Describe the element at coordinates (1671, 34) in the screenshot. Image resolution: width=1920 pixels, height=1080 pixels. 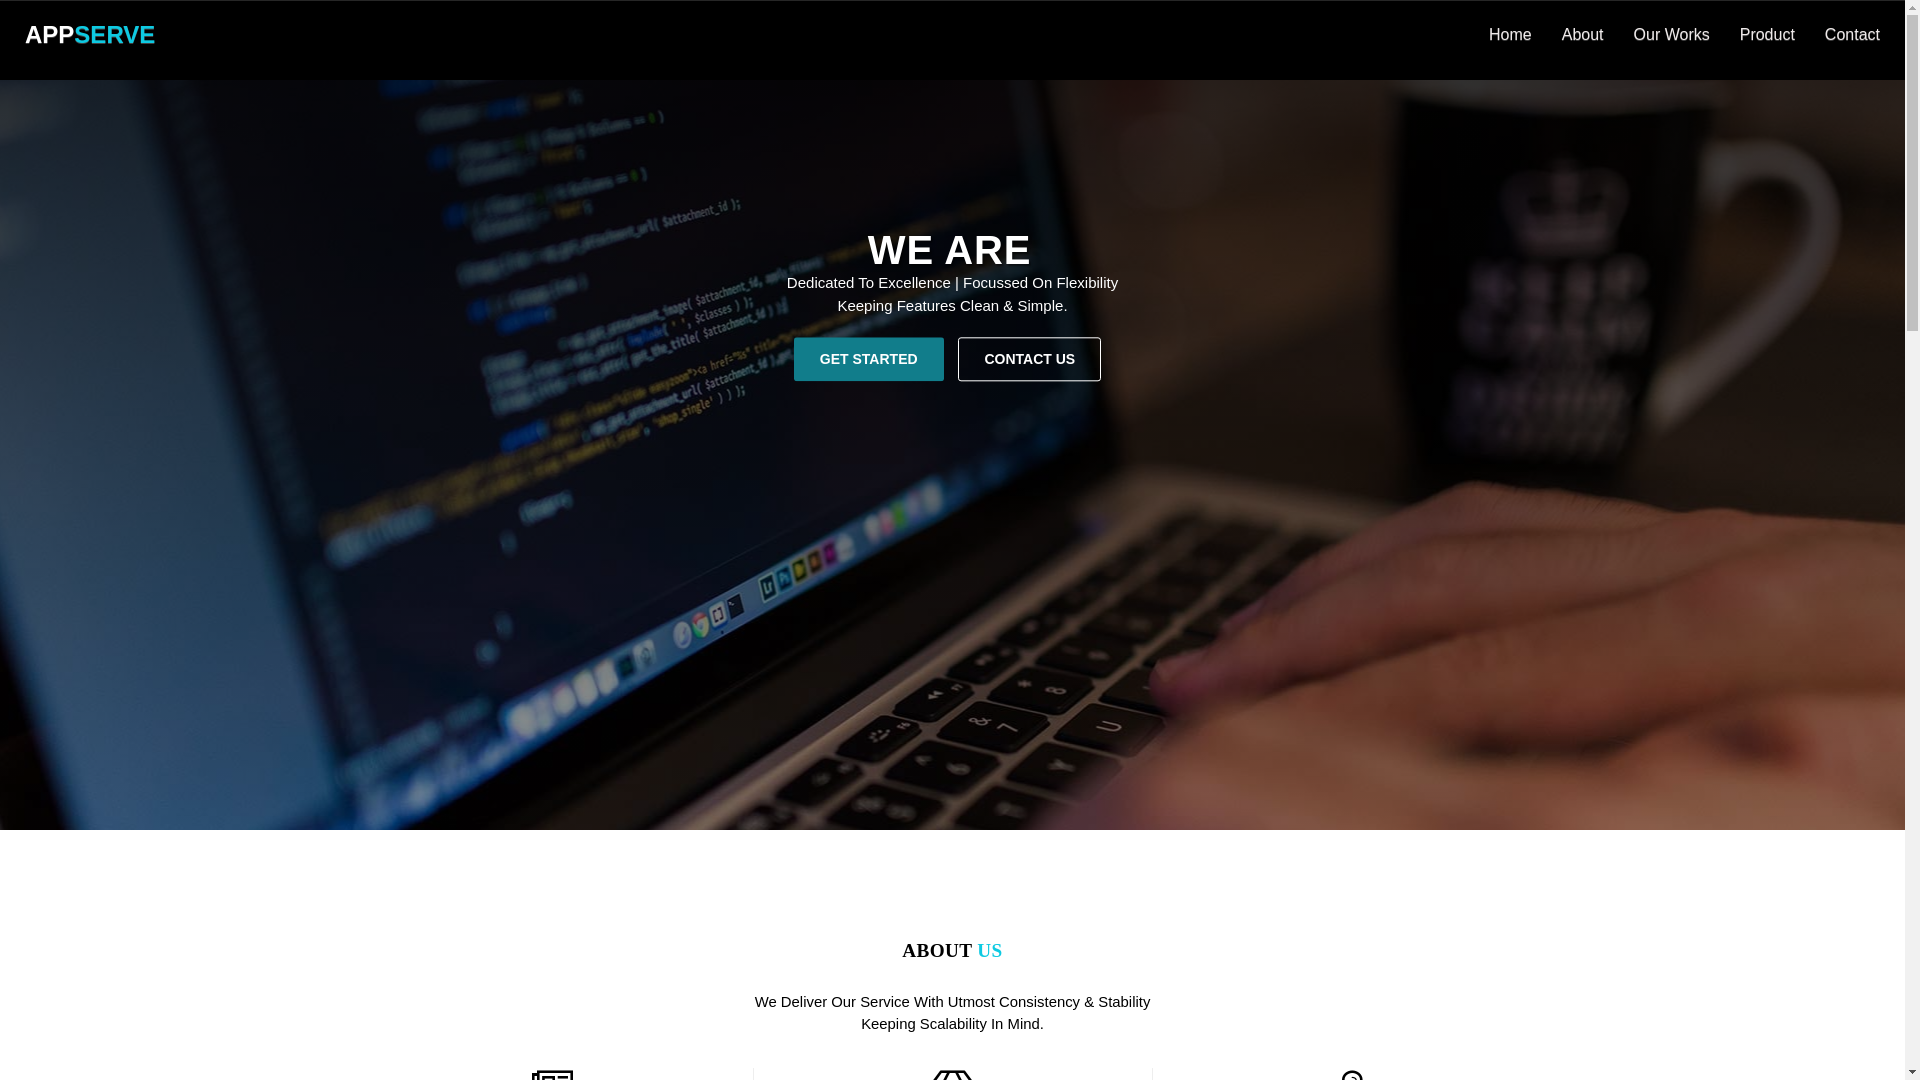
I see `'Our Works'` at that location.